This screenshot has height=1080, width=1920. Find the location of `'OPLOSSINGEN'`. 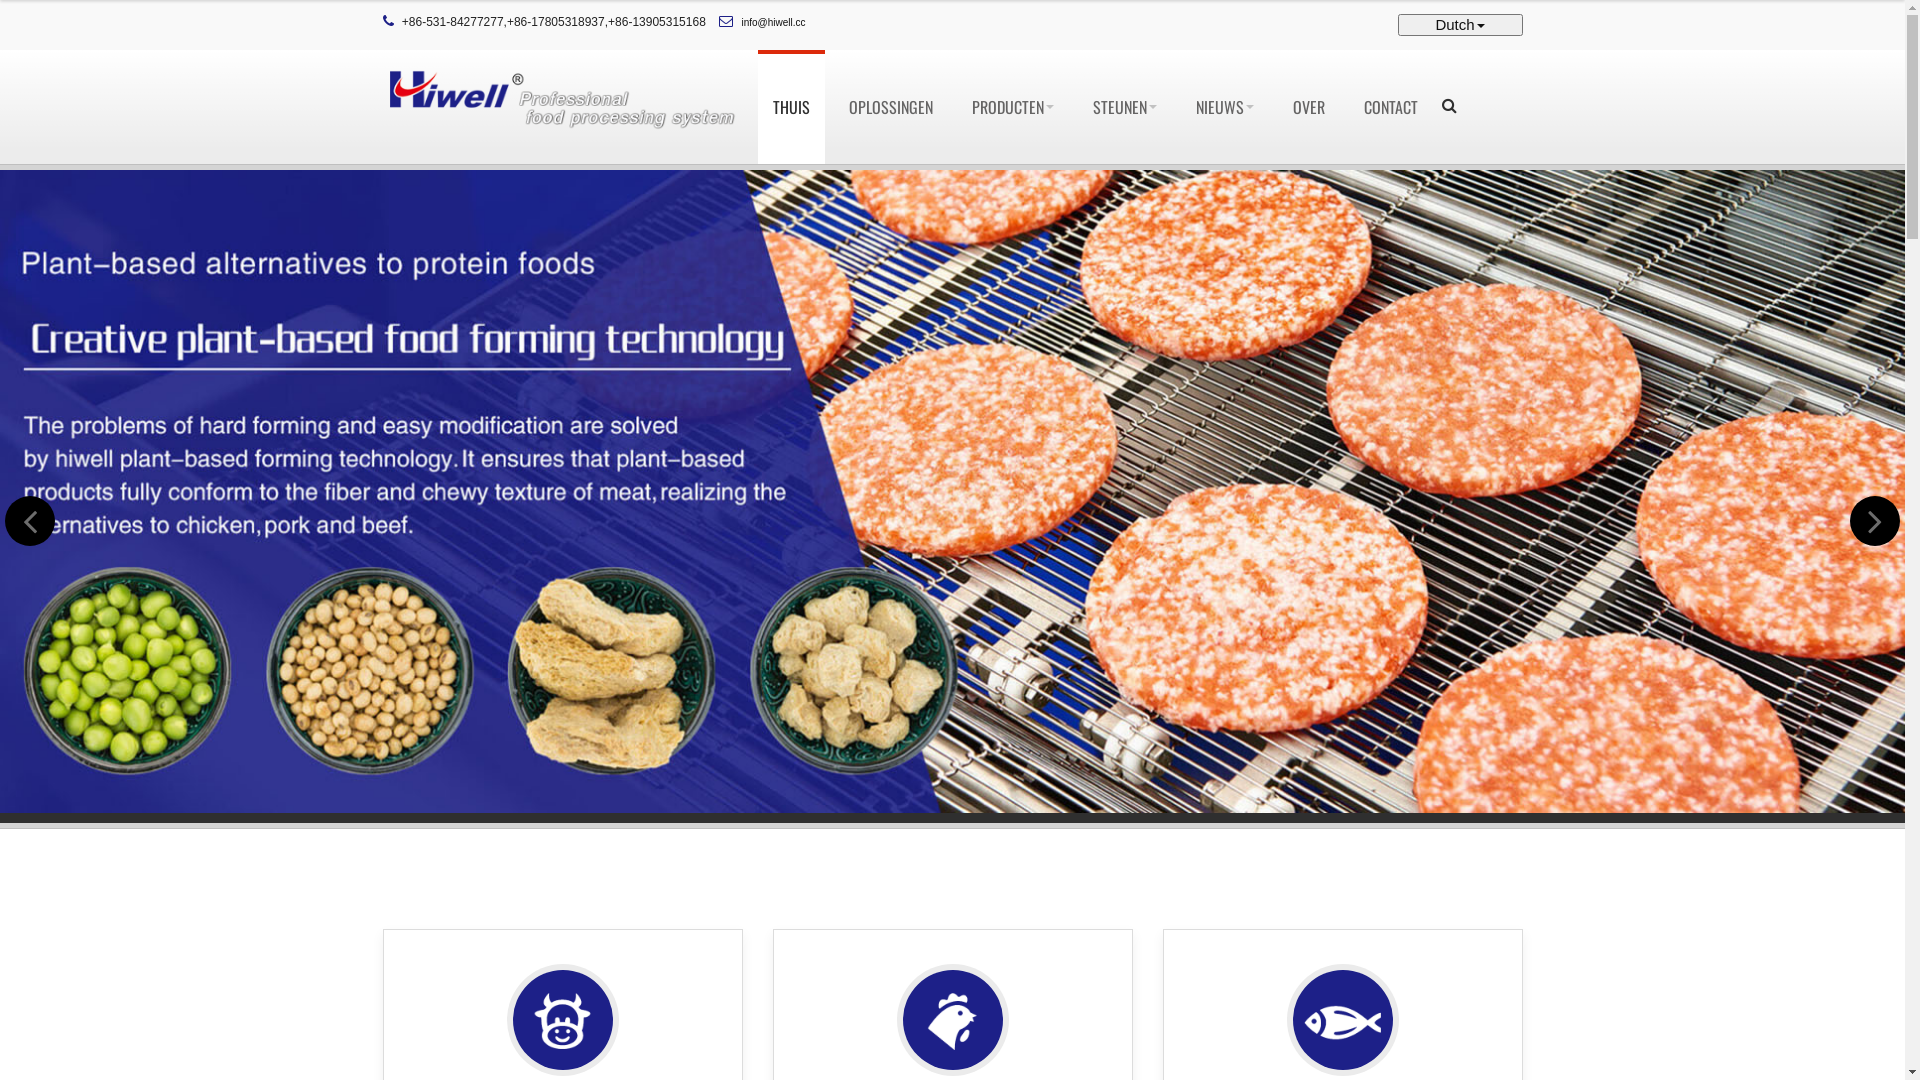

'OPLOSSINGEN' is located at coordinates (834, 107).